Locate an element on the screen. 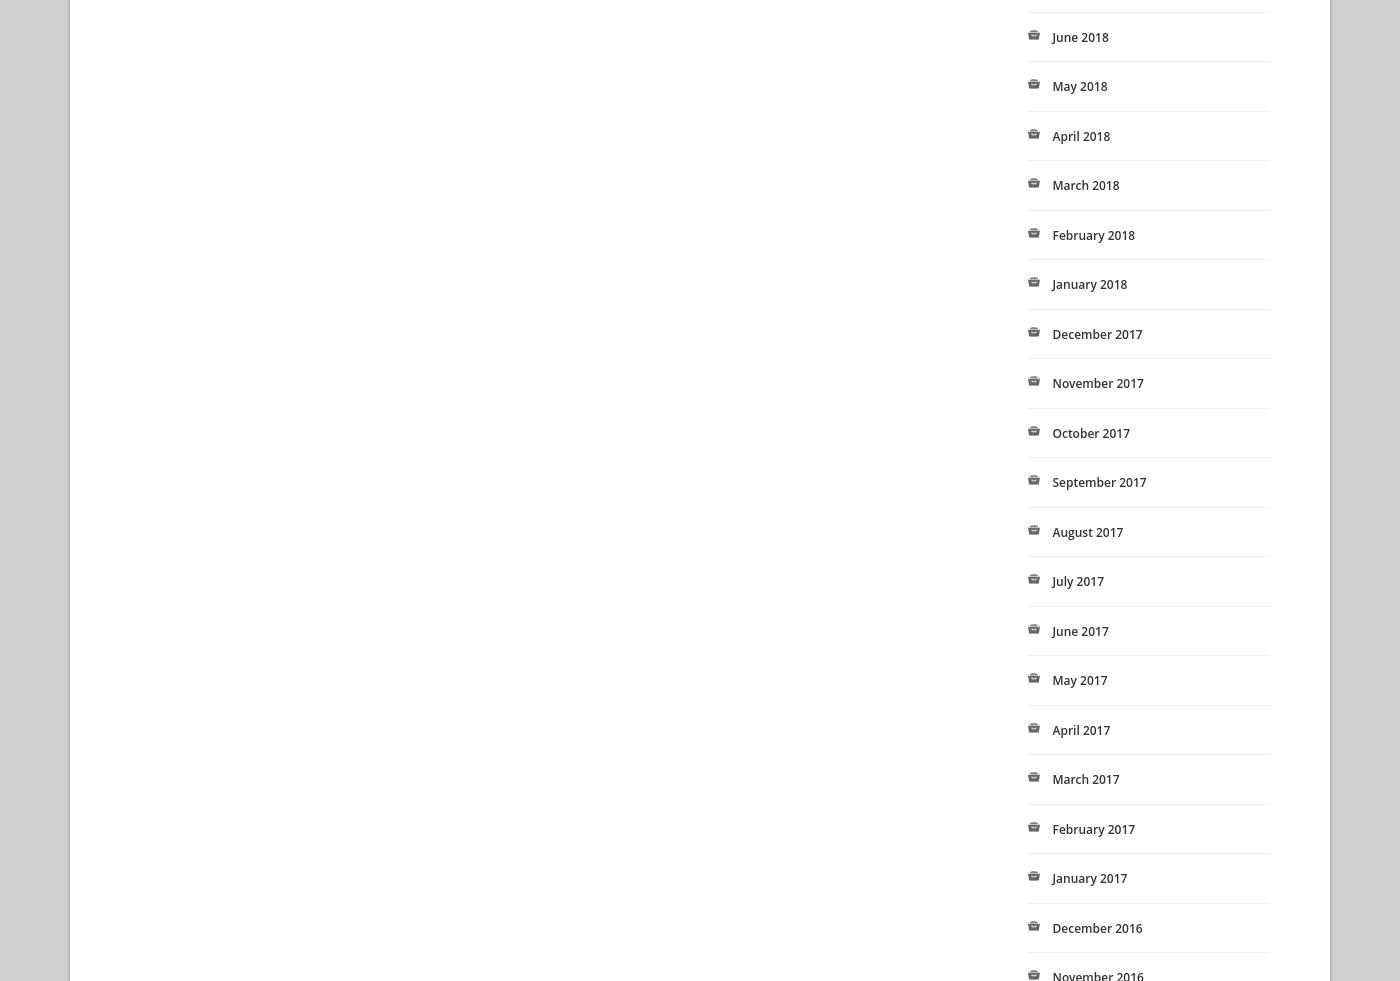 This screenshot has height=981, width=1400. 'August 2017' is located at coordinates (1087, 531).